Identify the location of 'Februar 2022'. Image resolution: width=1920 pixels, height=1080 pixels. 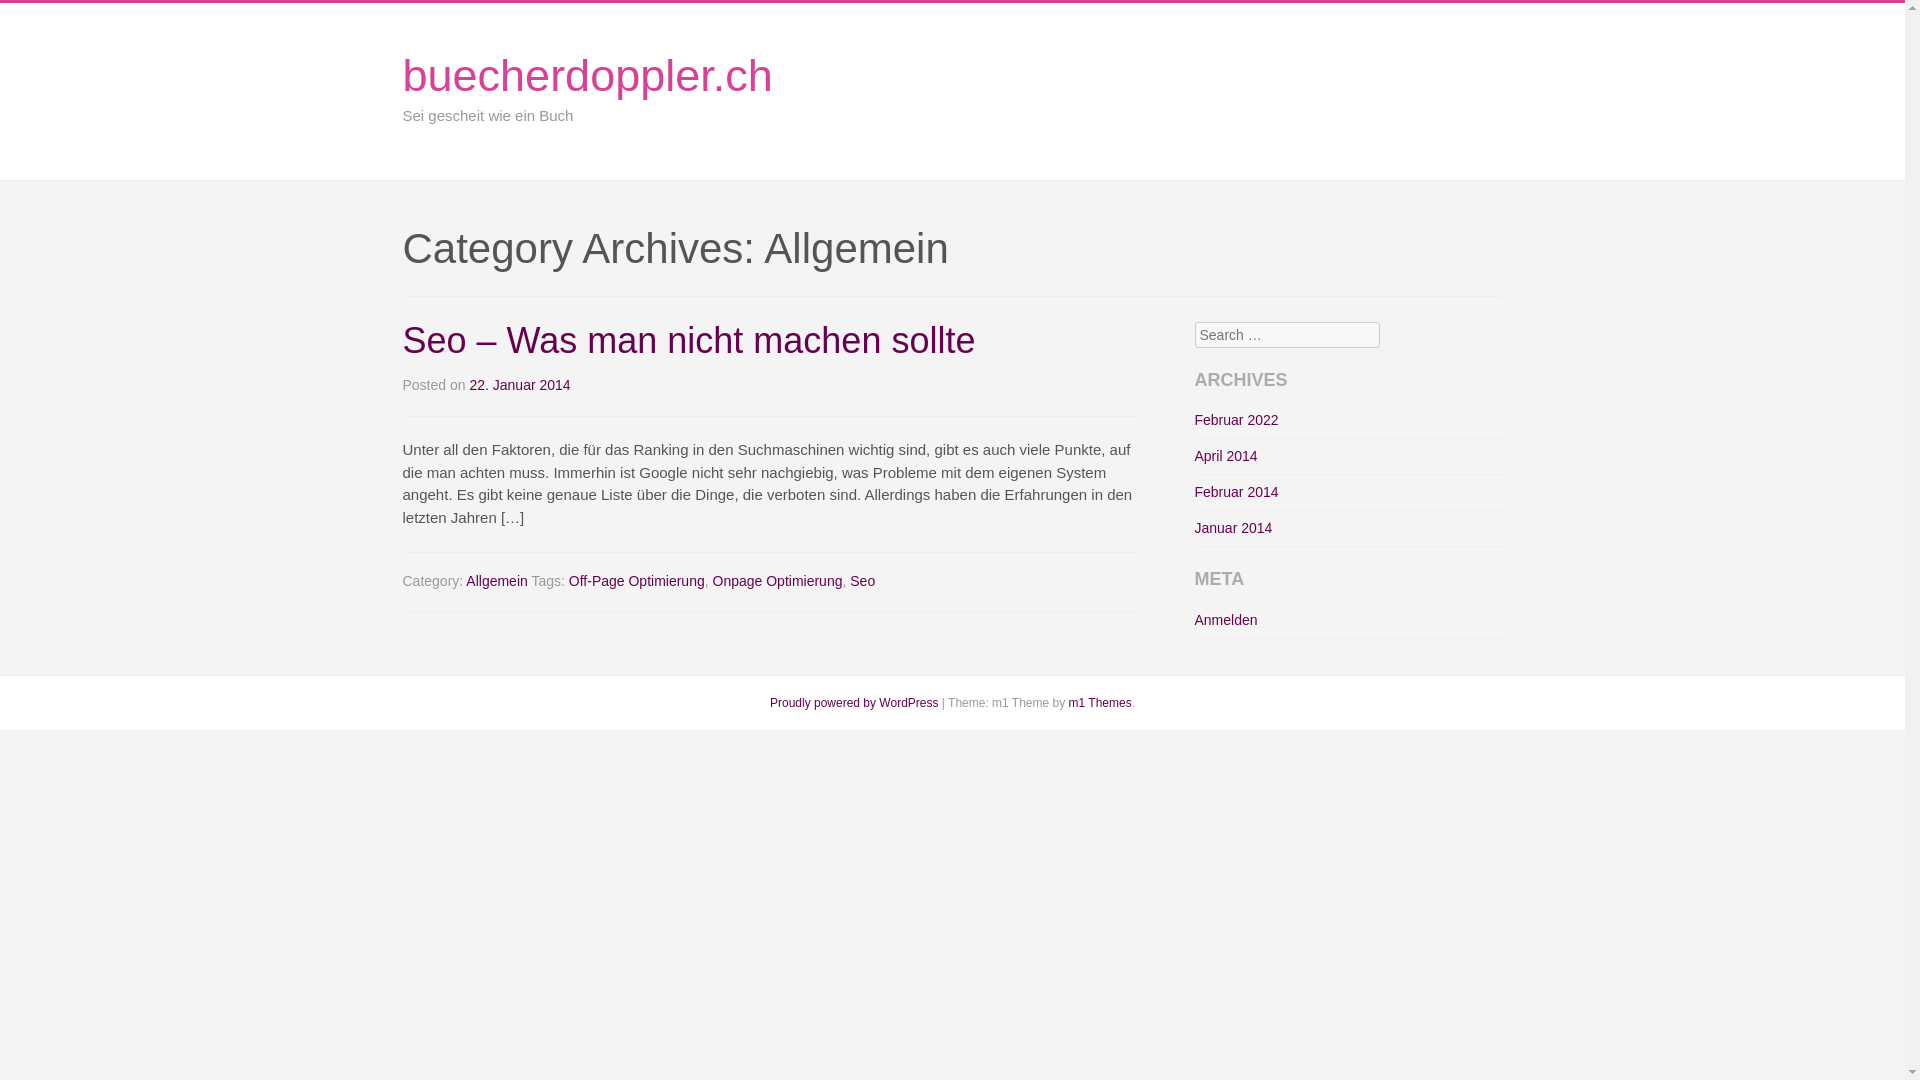
(1235, 419).